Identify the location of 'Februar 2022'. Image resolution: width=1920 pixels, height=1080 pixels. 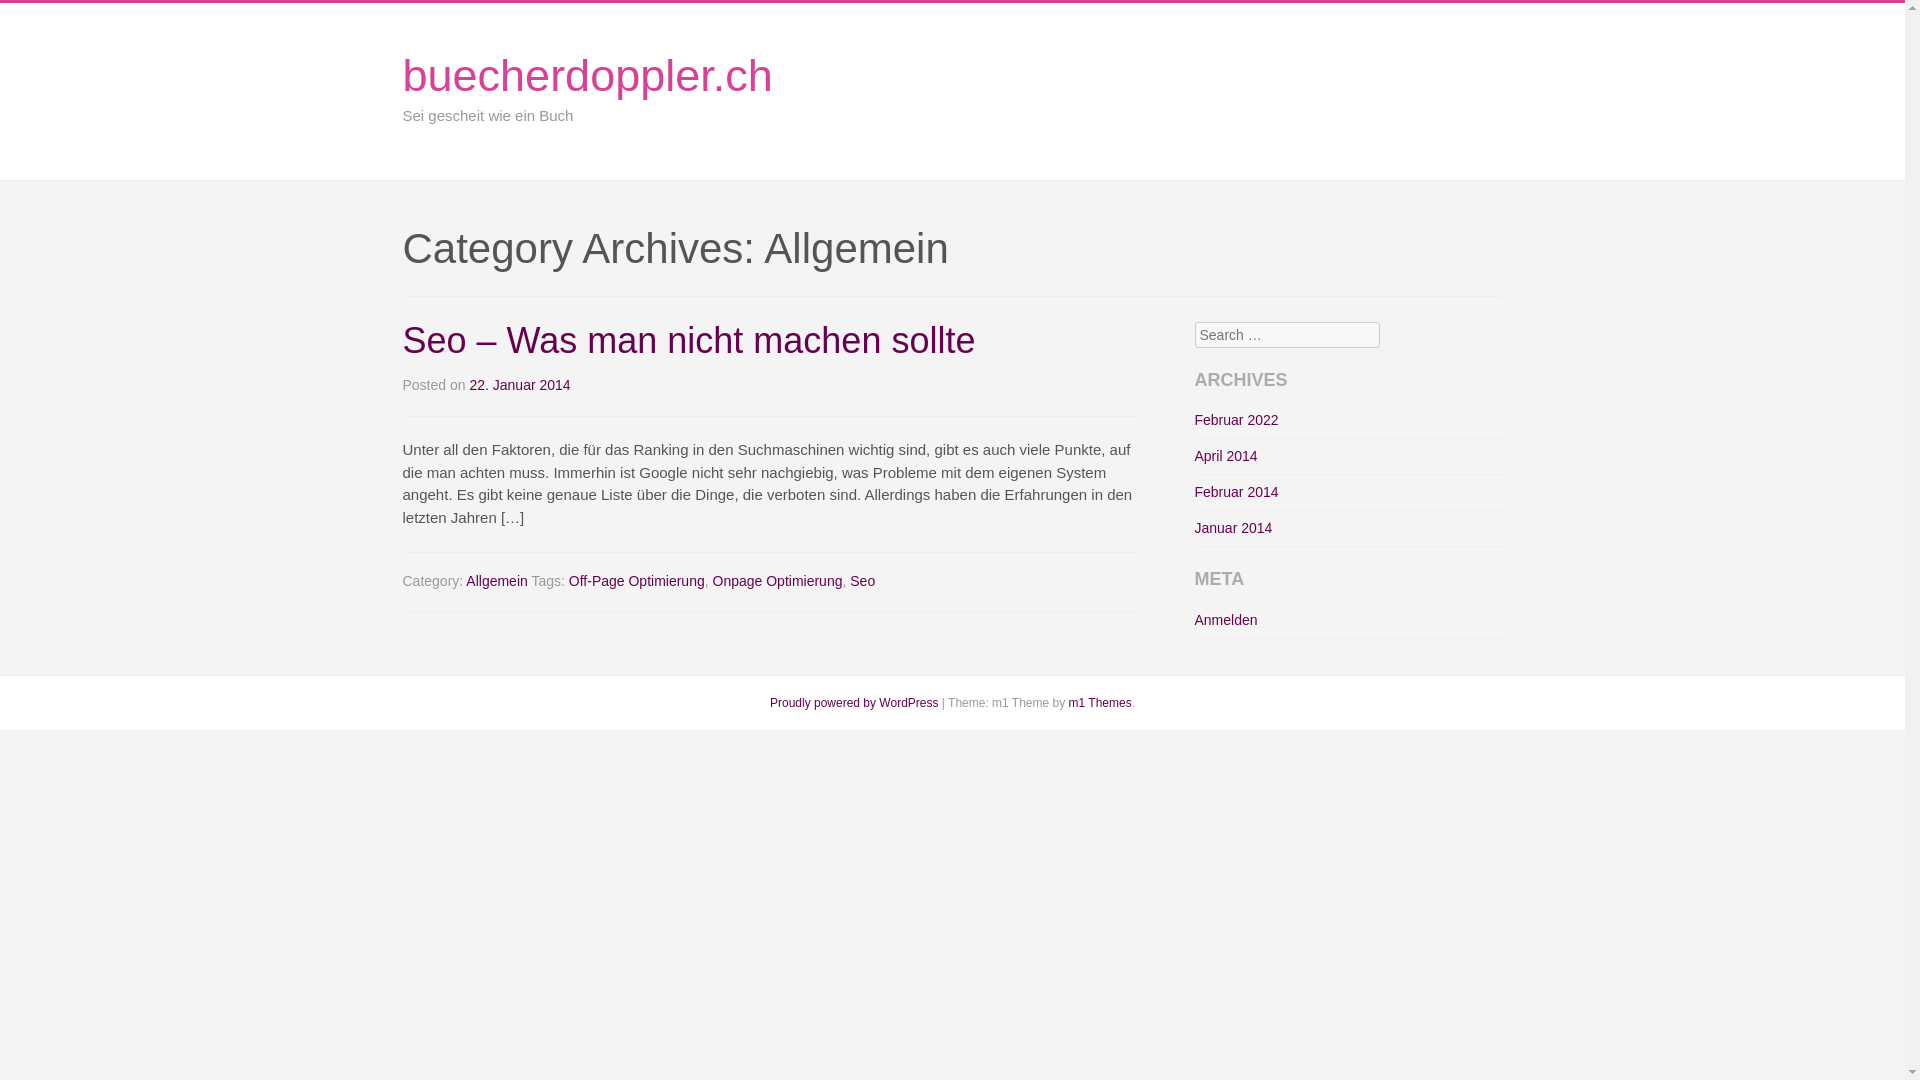
(1235, 419).